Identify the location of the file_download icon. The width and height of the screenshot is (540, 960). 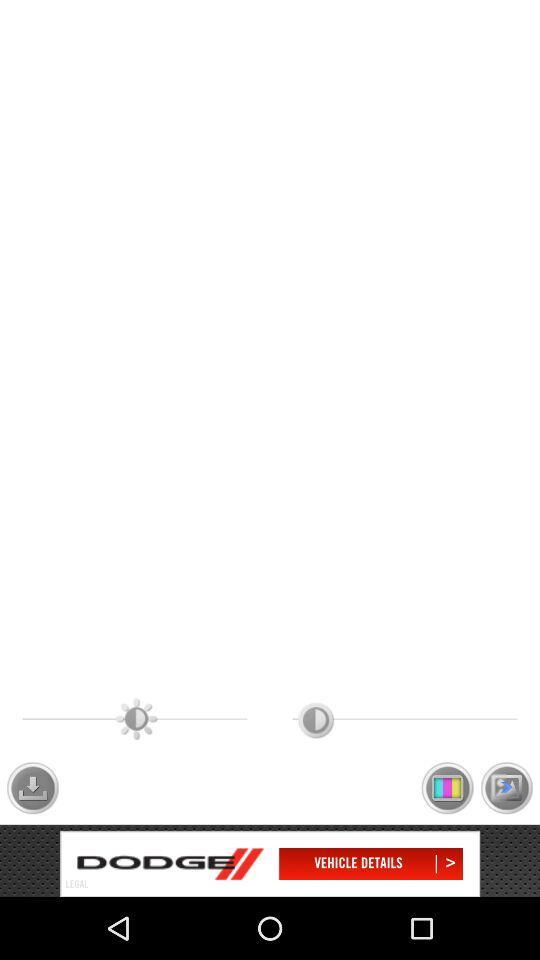
(31, 842).